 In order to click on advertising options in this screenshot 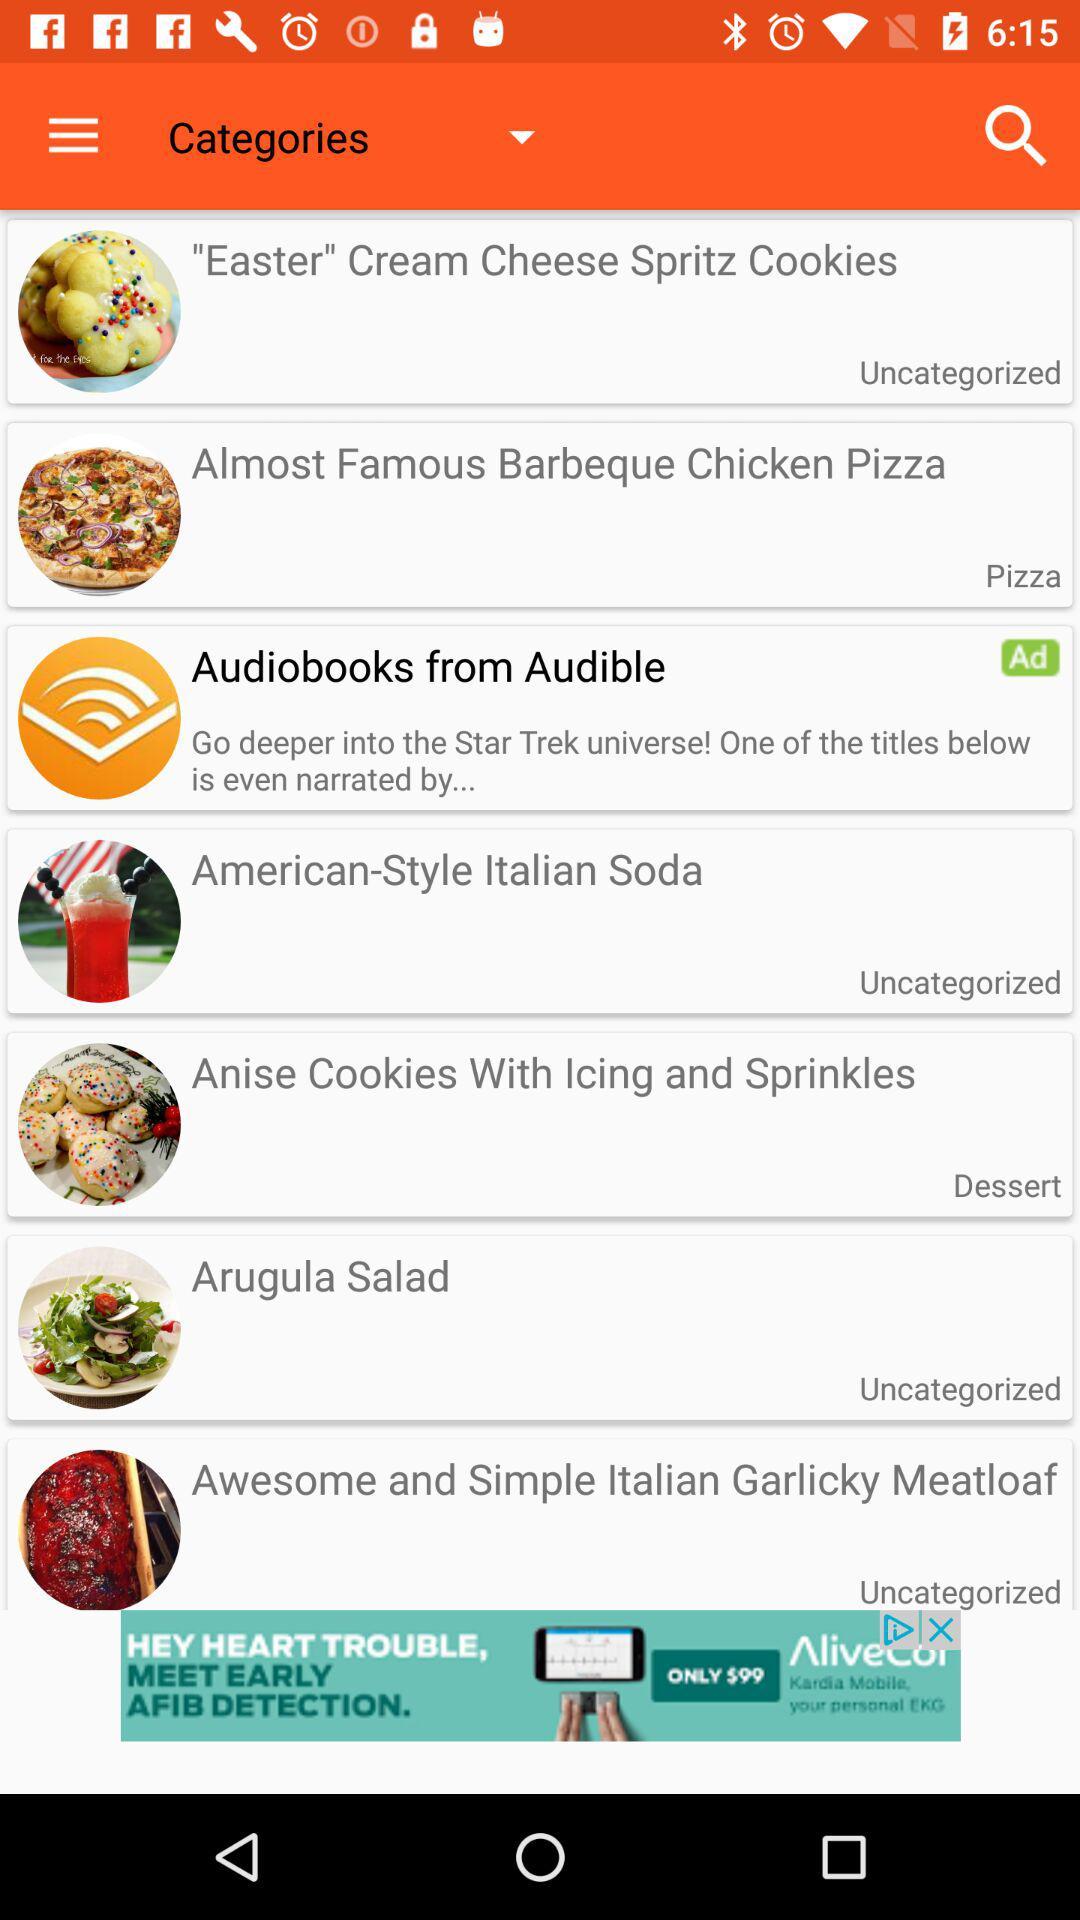, I will do `click(1030, 657)`.